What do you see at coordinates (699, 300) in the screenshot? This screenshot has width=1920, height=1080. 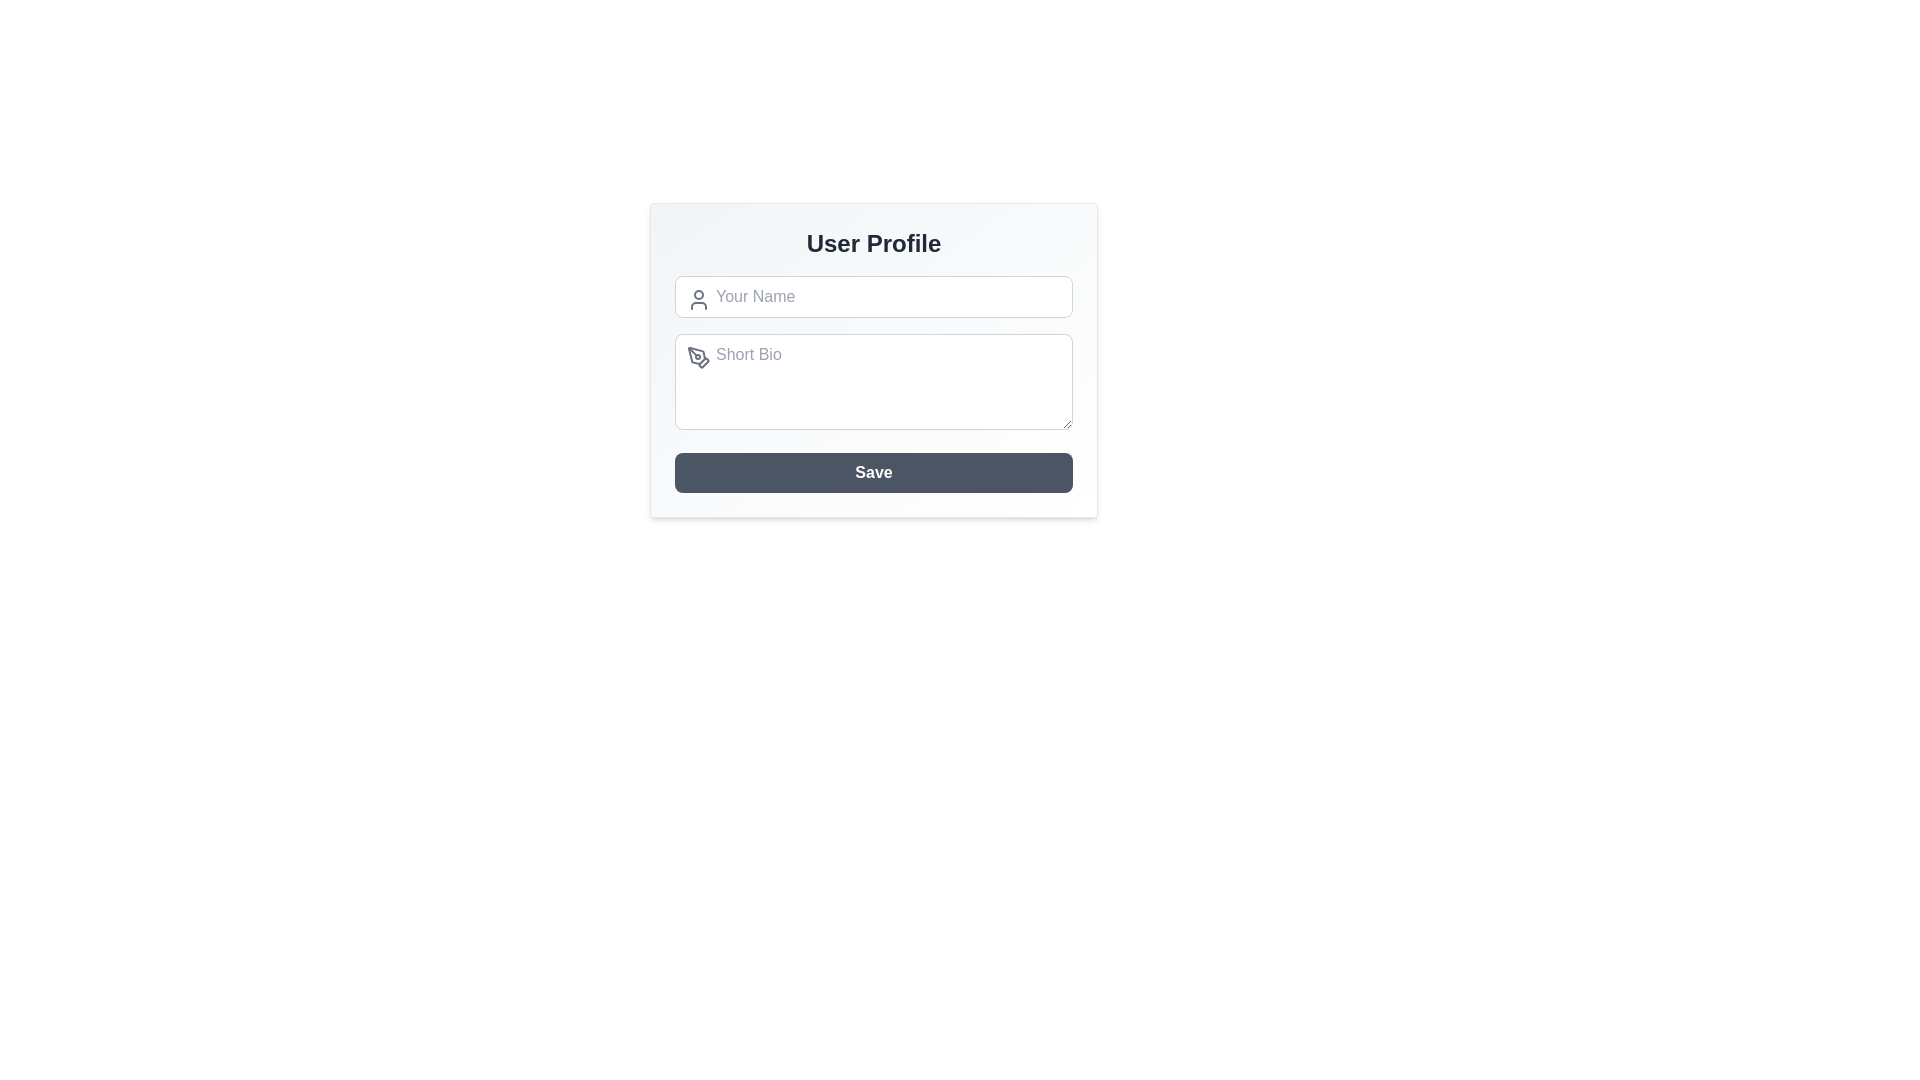 I see `the decorative user SVG icon located to the left of the 'Your Name' input field` at bounding box center [699, 300].